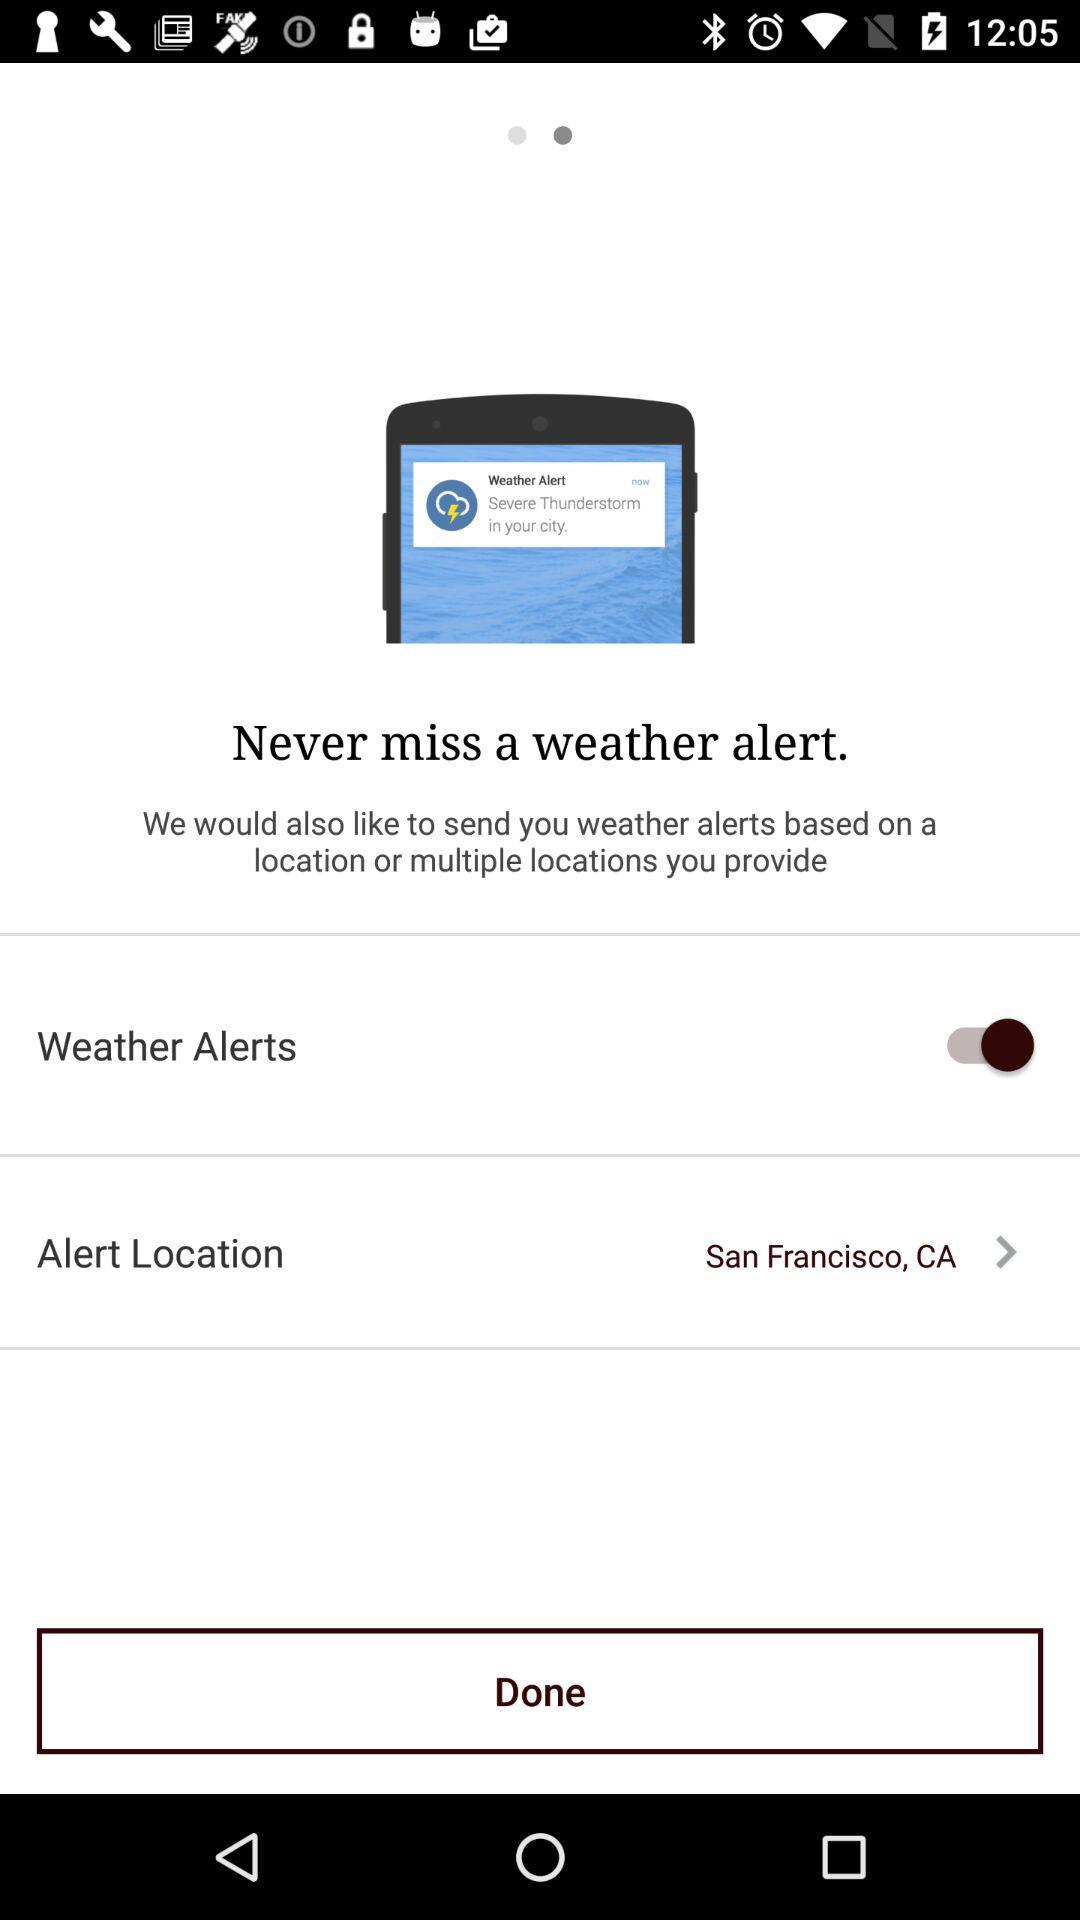  What do you see at coordinates (860, 1254) in the screenshot?
I see `item to the right of the alert location icon` at bounding box center [860, 1254].